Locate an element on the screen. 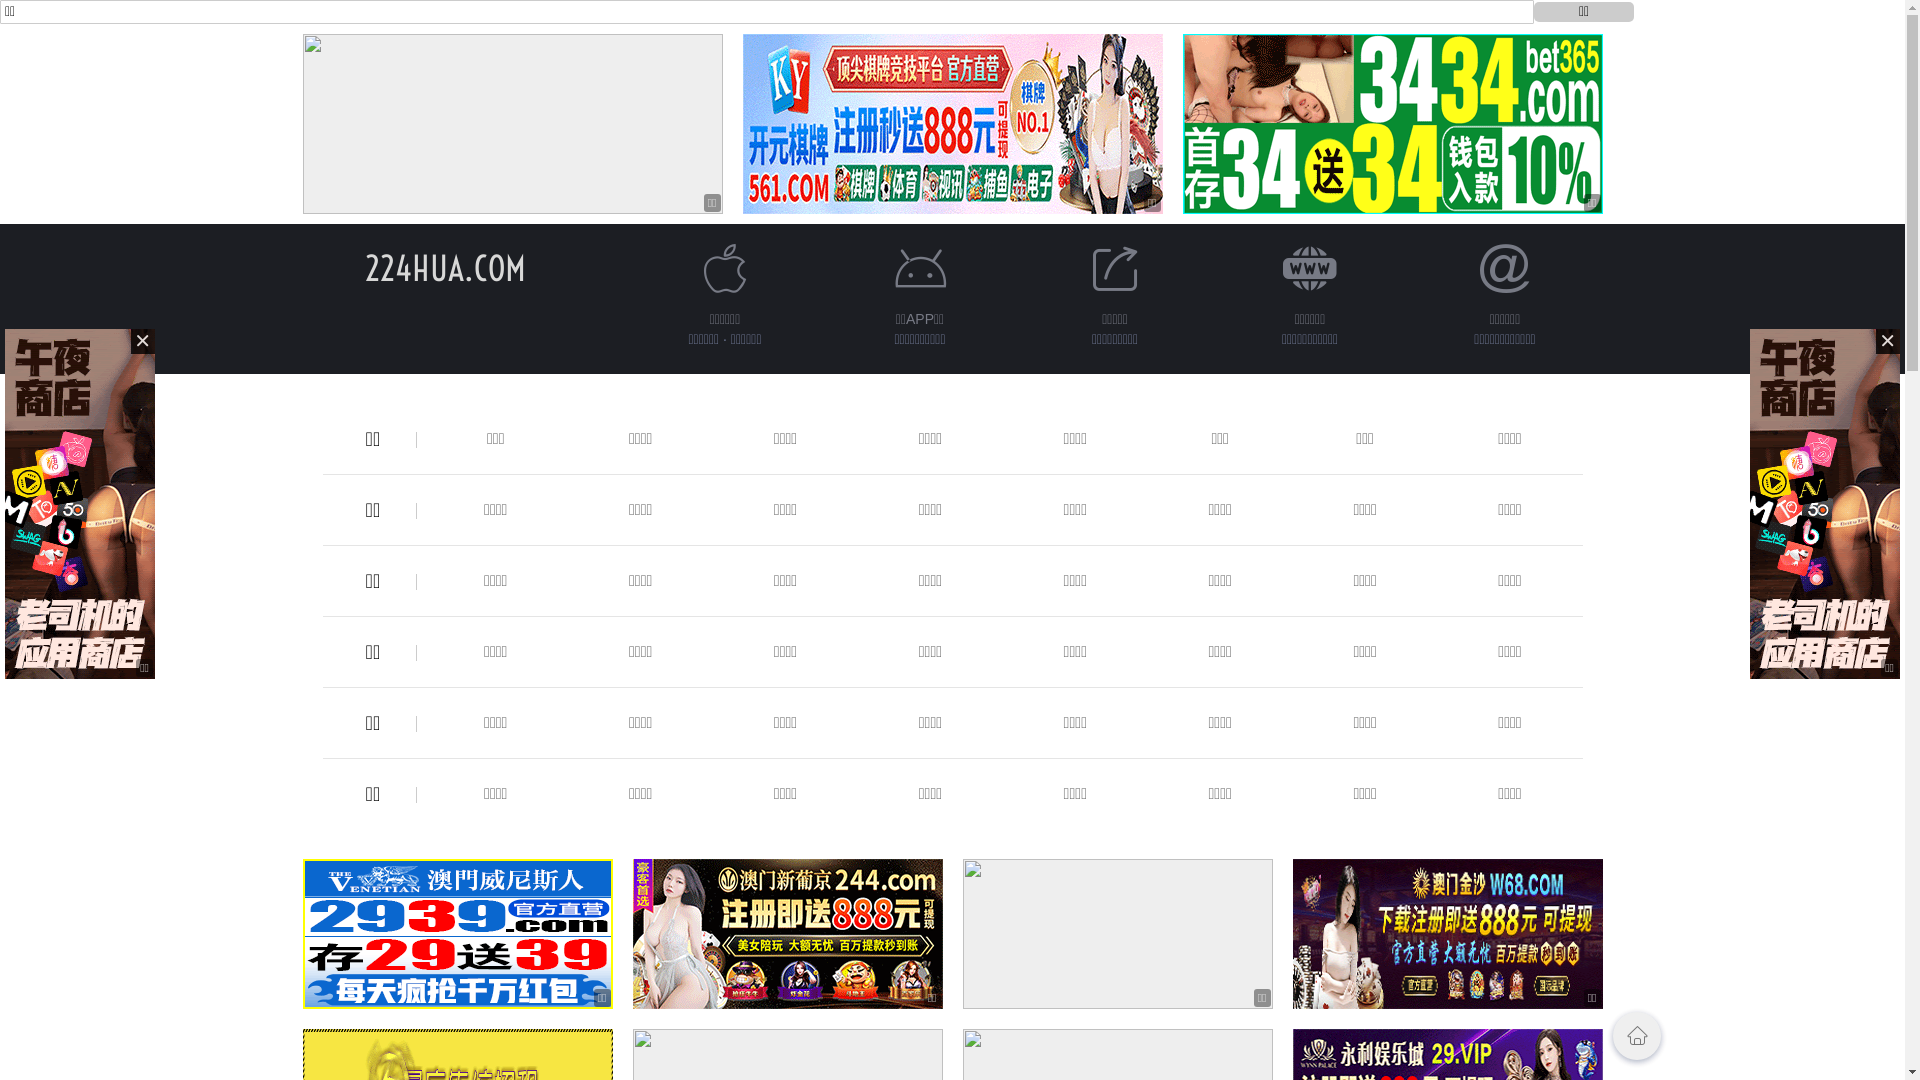 This screenshot has height=1080, width=1920. '224HUA.COM' is located at coordinates (364, 267).